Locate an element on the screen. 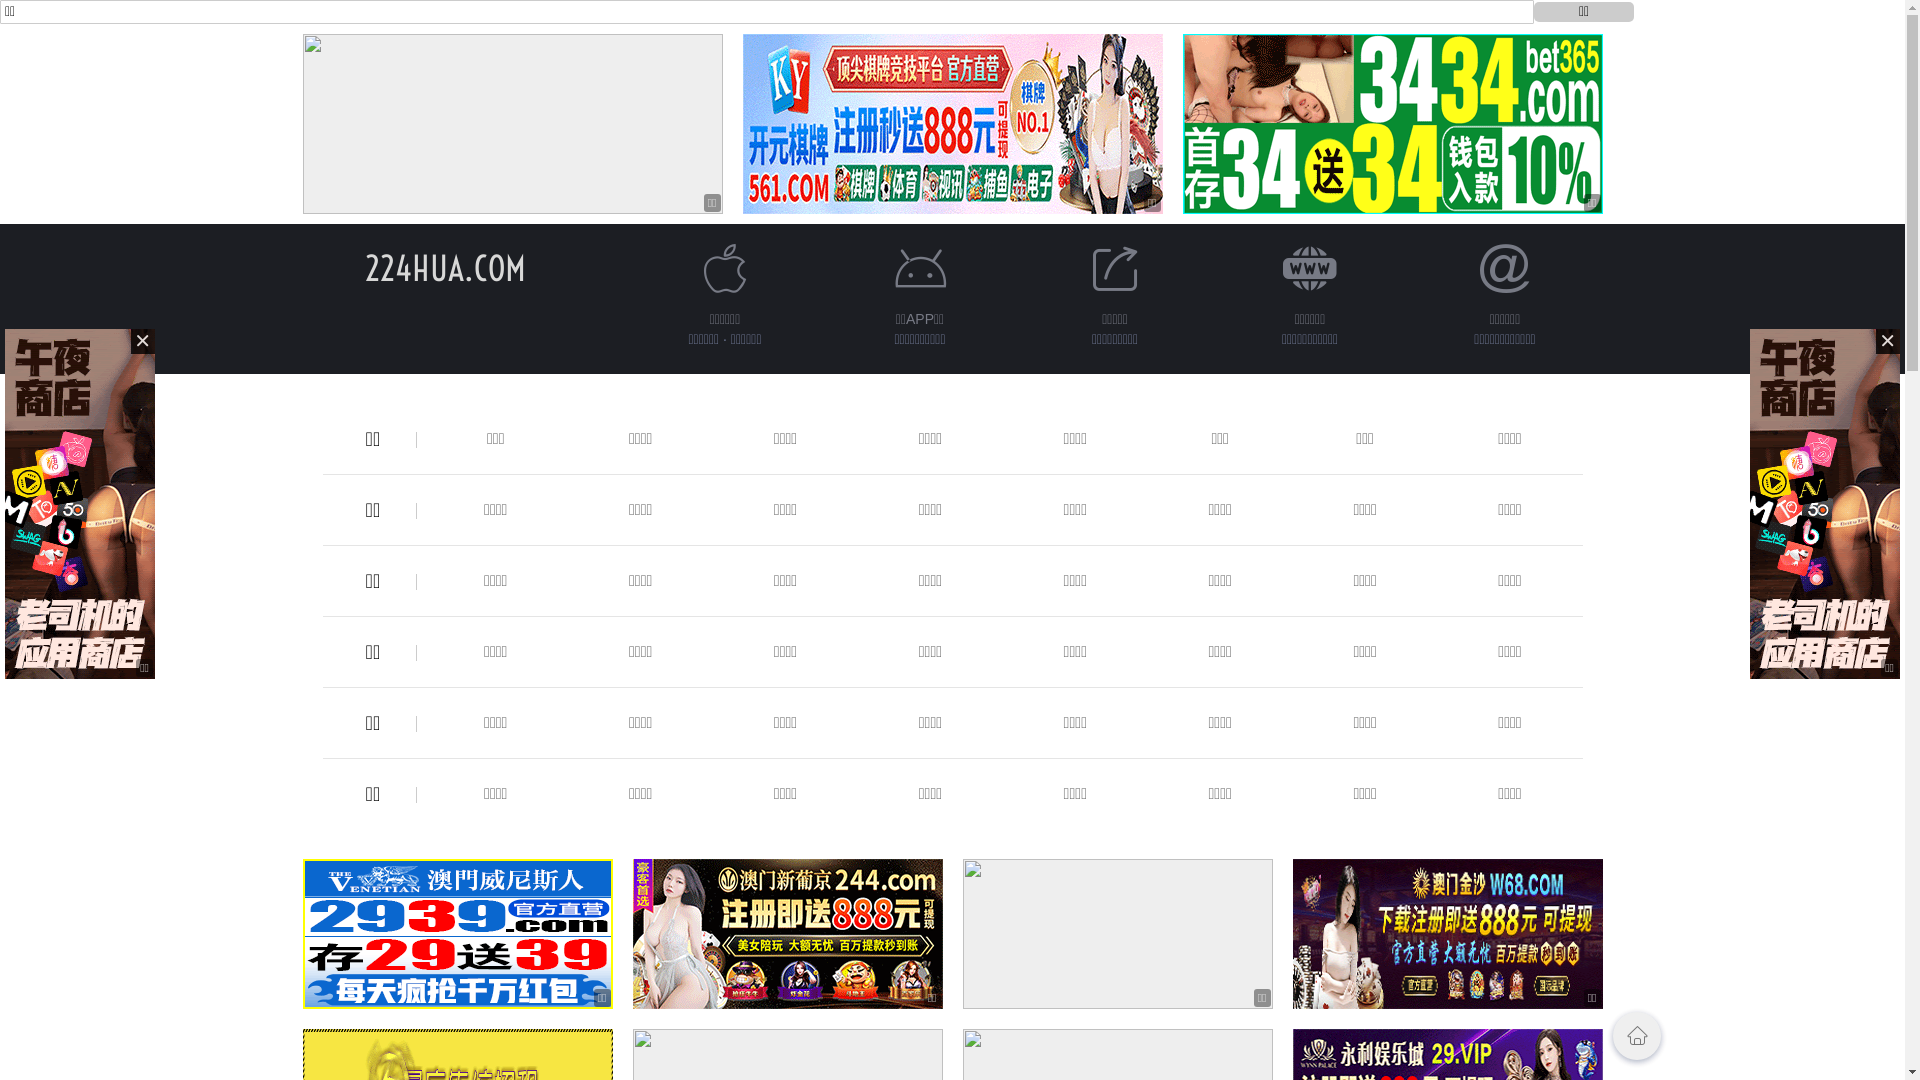 This screenshot has height=1080, width=1920. '224HUA.COM' is located at coordinates (364, 267).